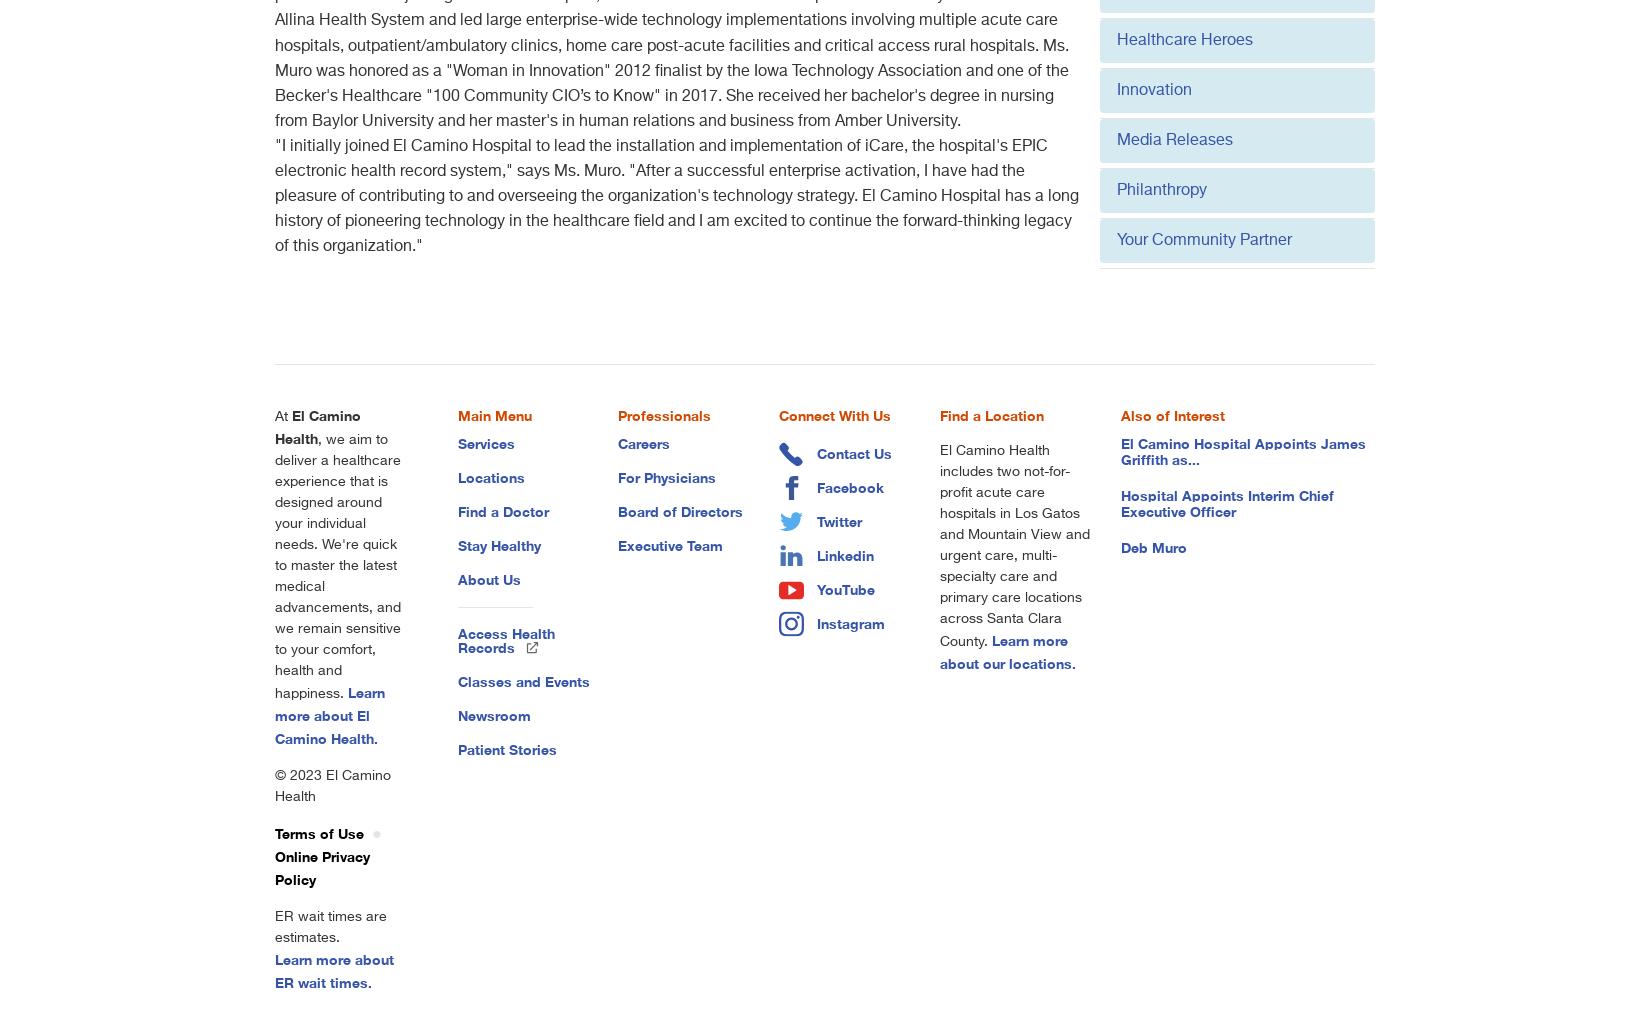  Describe the element at coordinates (854, 453) in the screenshot. I see `'Contact Us'` at that location.